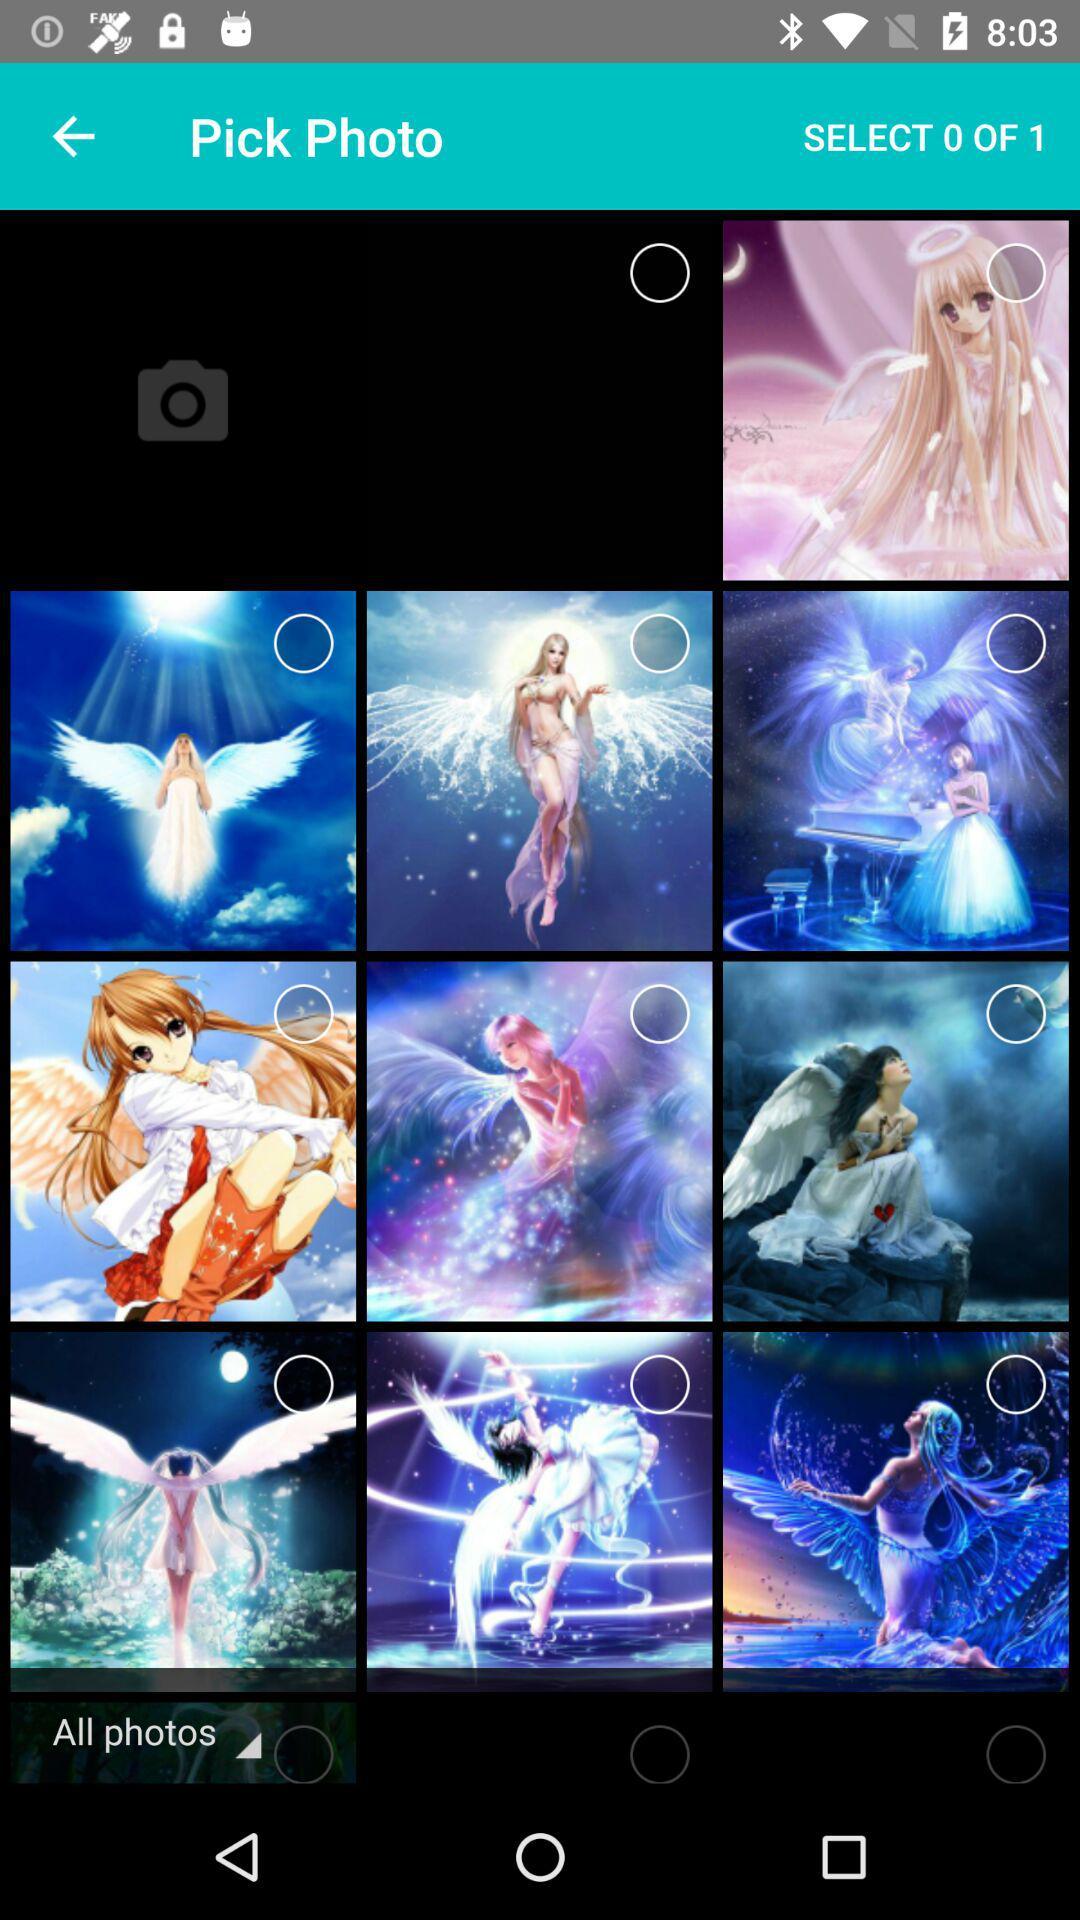 The image size is (1080, 1920). Describe the element at coordinates (925, 135) in the screenshot. I see `the item to the right of pick photo` at that location.